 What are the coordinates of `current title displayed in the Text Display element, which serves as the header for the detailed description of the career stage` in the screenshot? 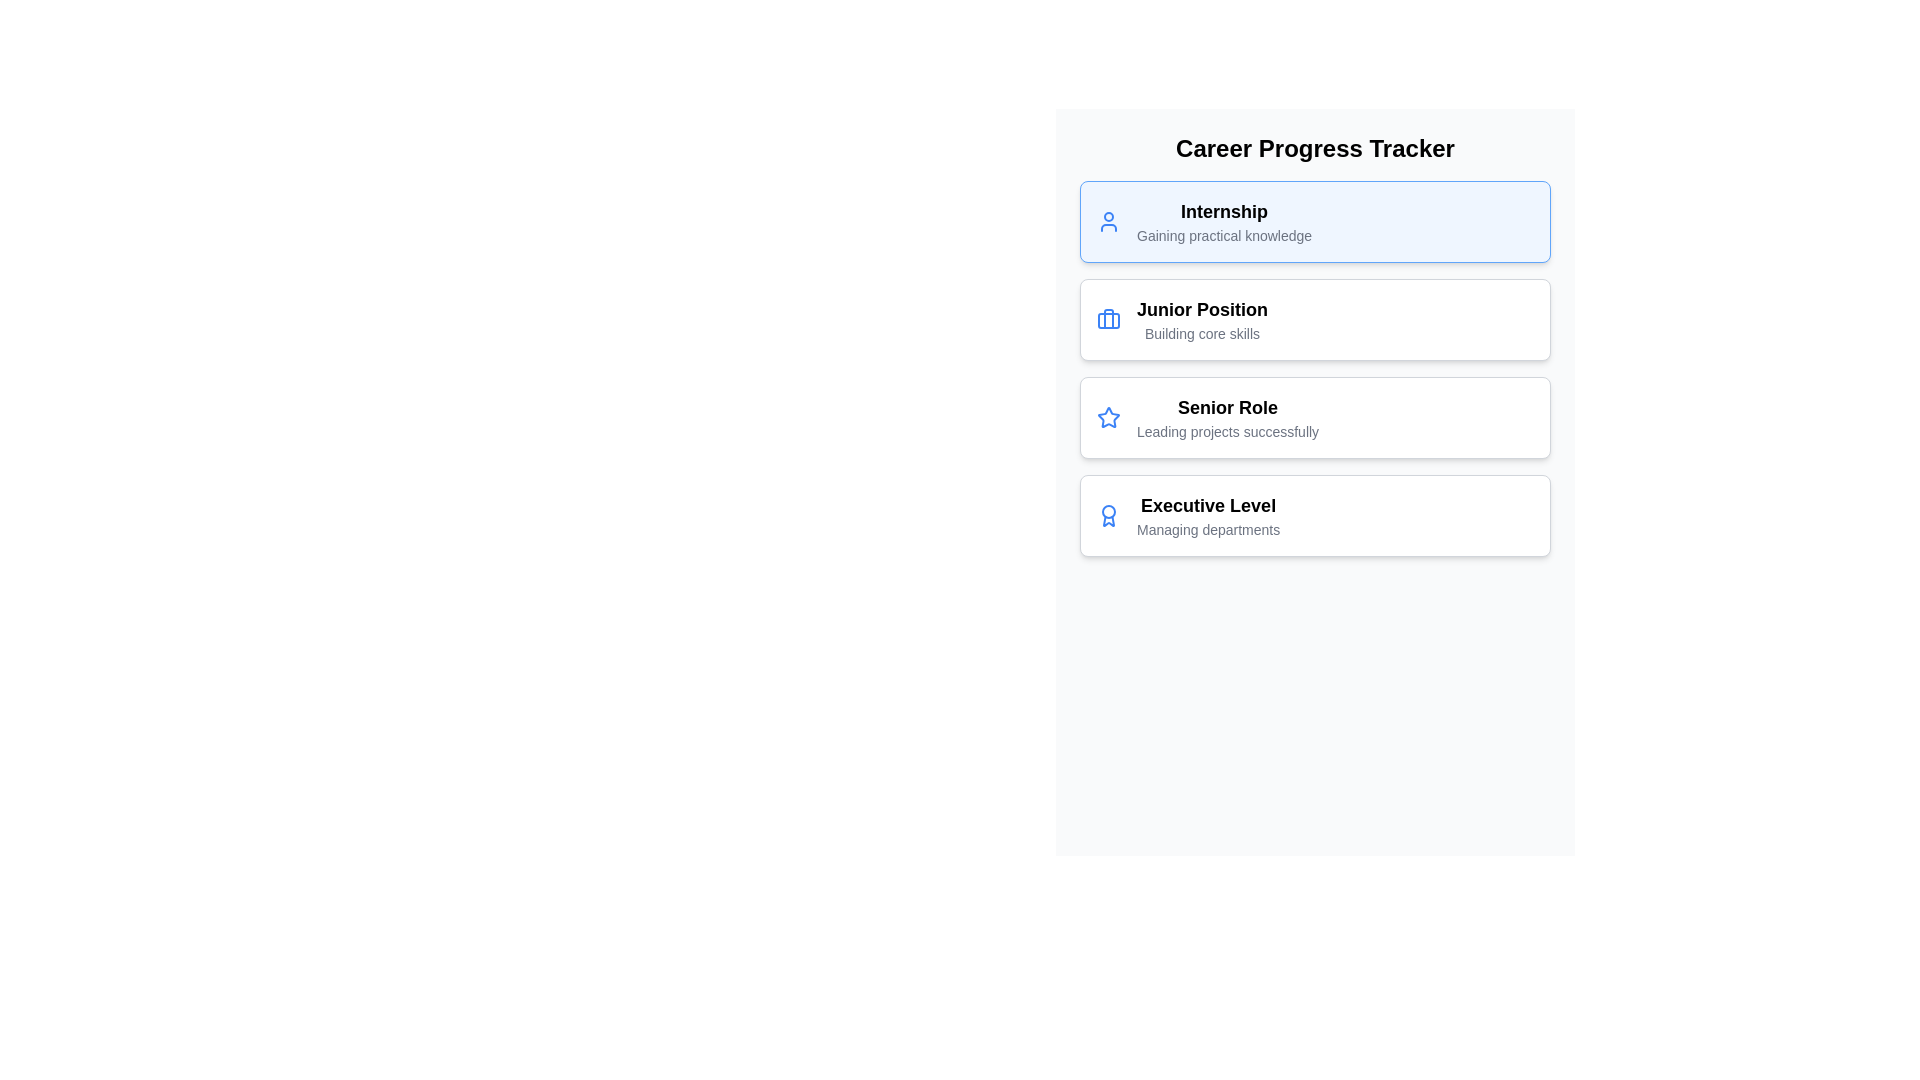 It's located at (1207, 504).